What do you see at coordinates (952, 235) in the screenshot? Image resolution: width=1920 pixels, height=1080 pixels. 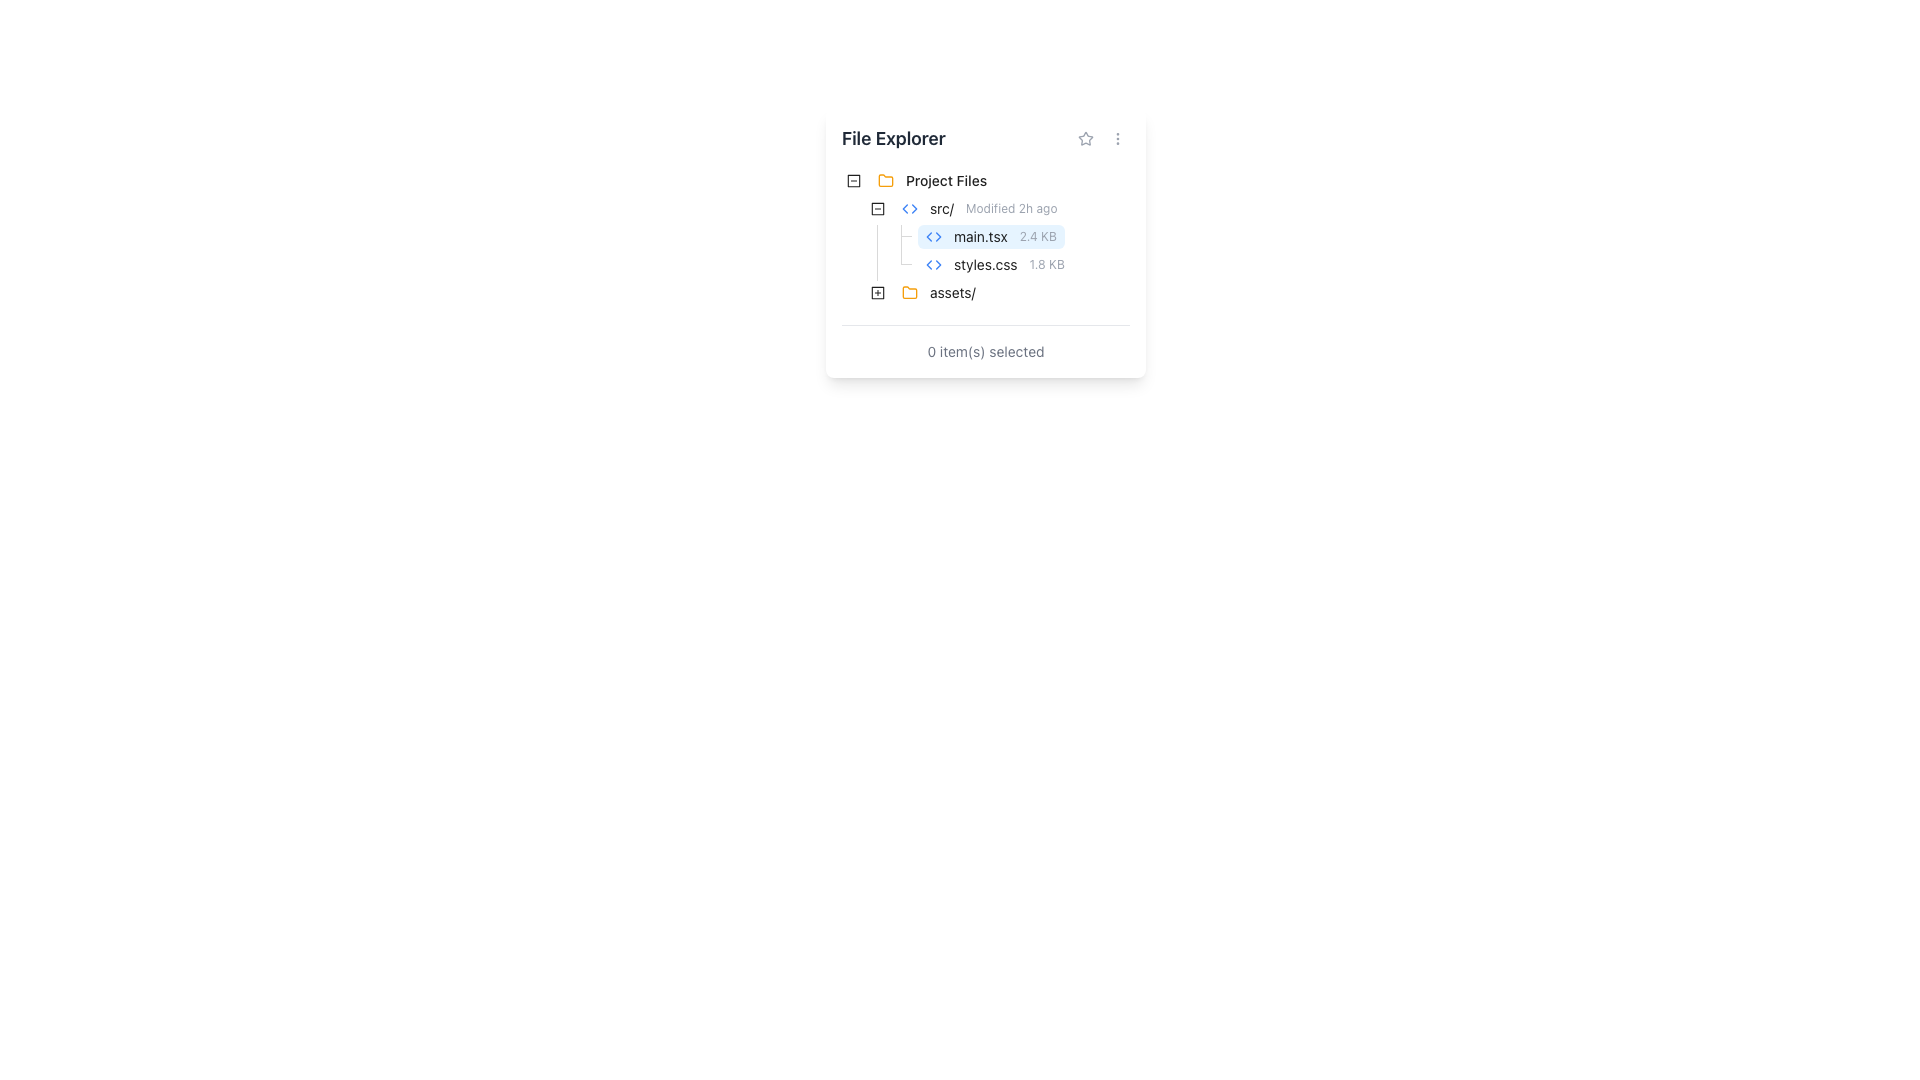 I see `the third file entry in the file explorer tree structure located under 'src/', positioned between 'src/Modified 2h ago' and 'styles.css1.8 KB'` at bounding box center [952, 235].